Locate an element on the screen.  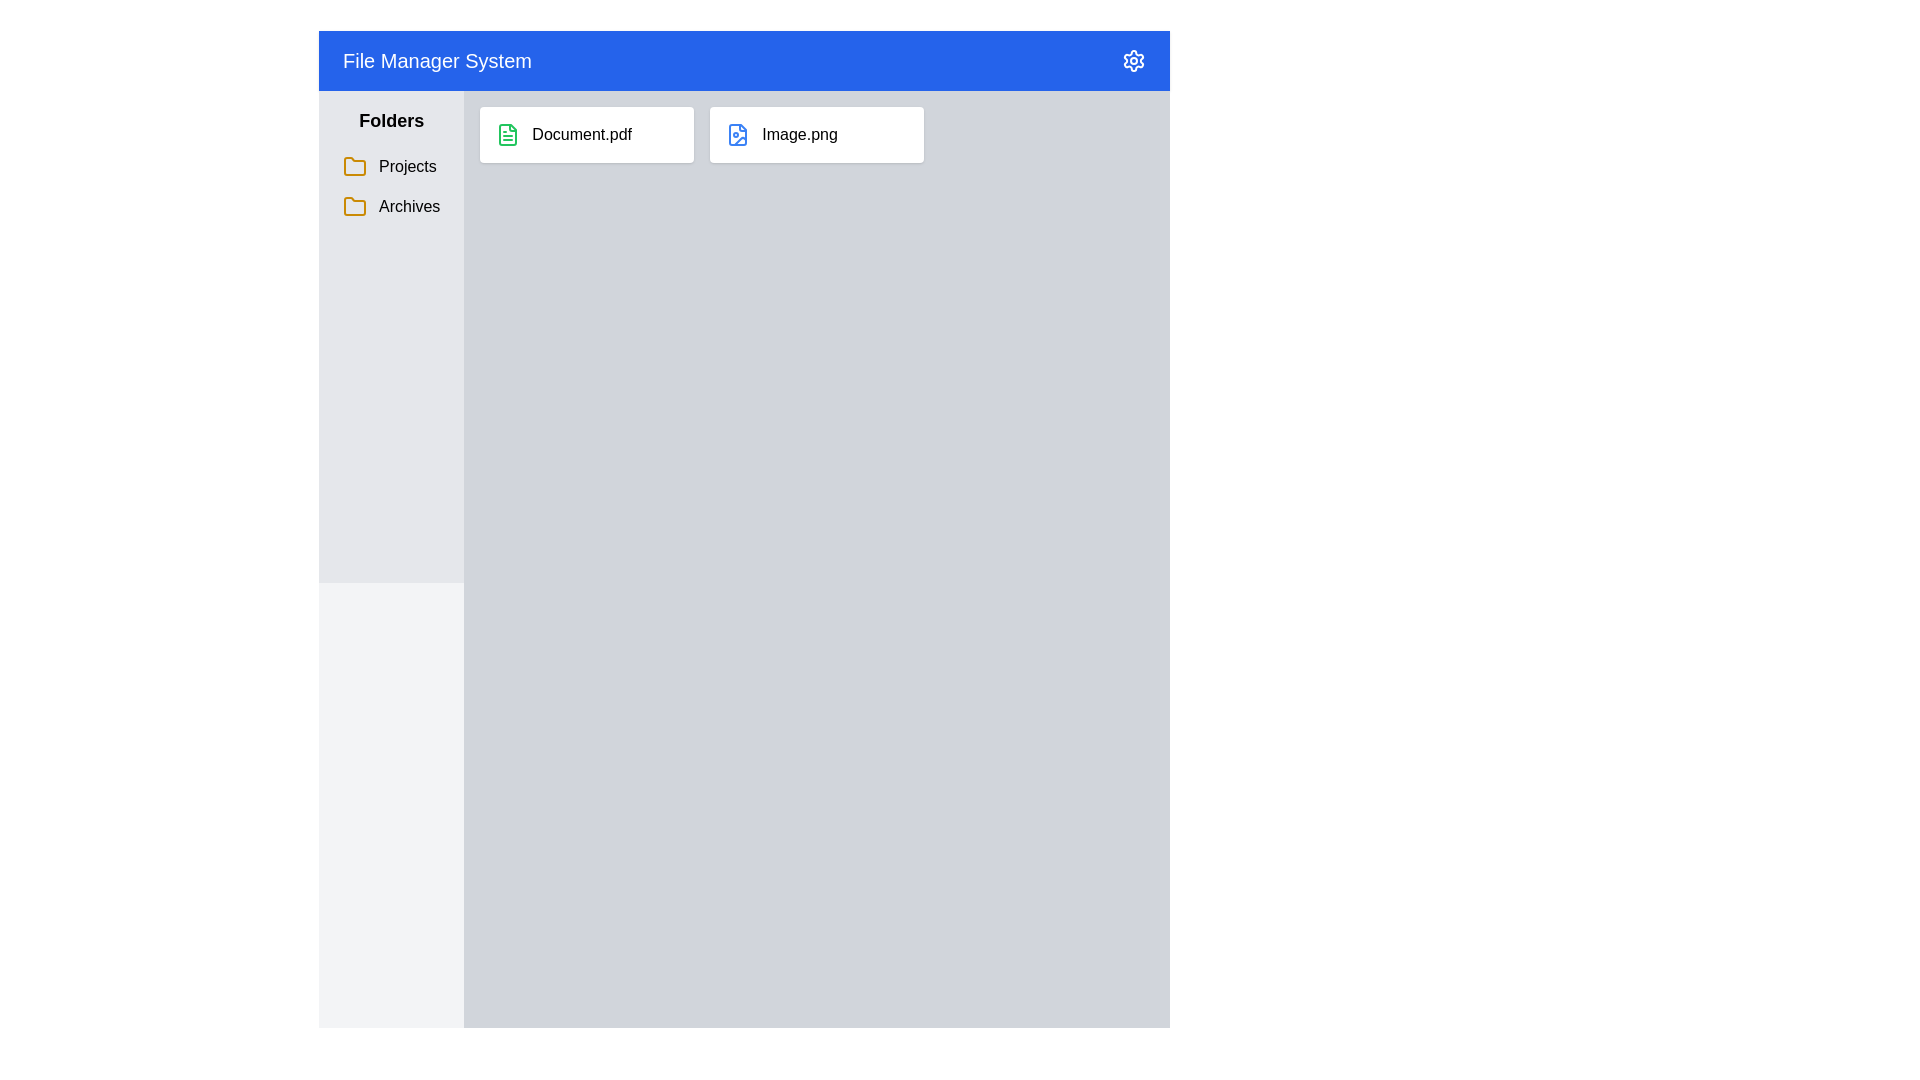
the text label displaying 'Document.pdf', which is located to the right of a green file icon in the main content area of the user interface is located at coordinates (581, 135).